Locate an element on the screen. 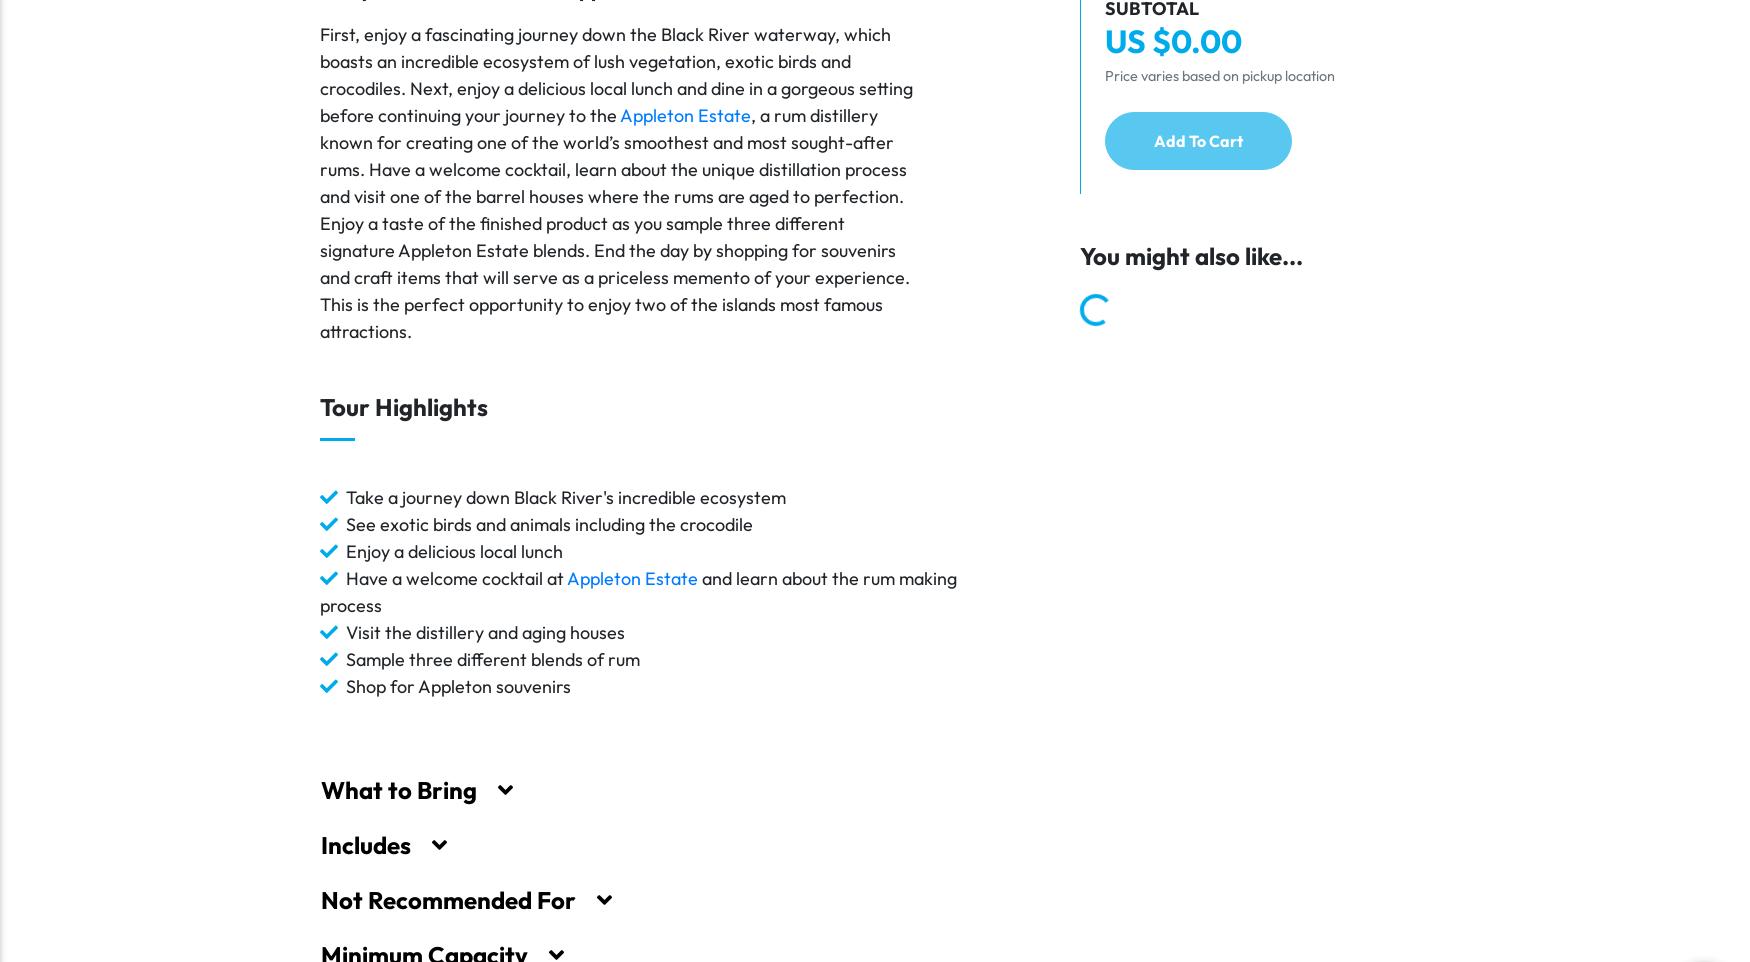 This screenshot has height=962, width=1750. 'Add To Cart' is located at coordinates (1198, 138).